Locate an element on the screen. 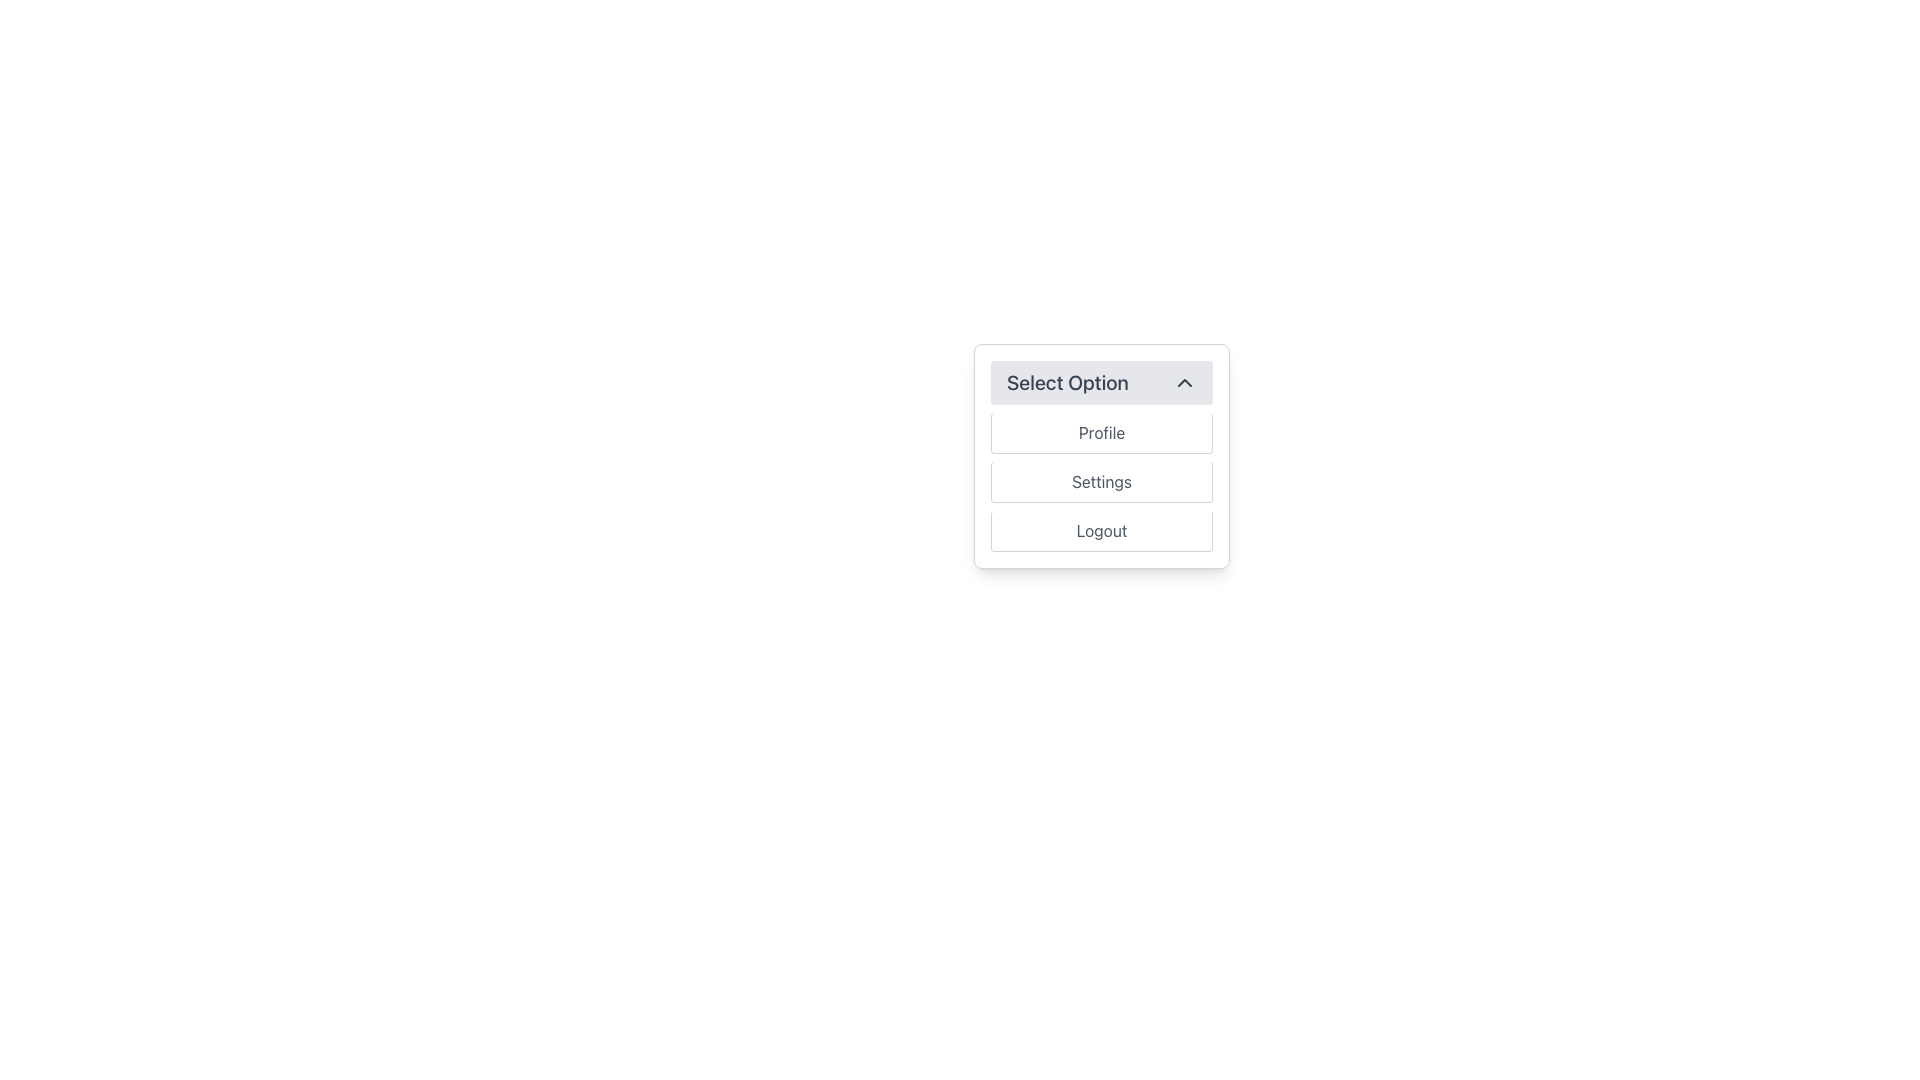  the 'Settings' button, which is a rectangular button with a light gray border and a darker gray background, located in the middle of three stacked buttons is located at coordinates (1101, 482).